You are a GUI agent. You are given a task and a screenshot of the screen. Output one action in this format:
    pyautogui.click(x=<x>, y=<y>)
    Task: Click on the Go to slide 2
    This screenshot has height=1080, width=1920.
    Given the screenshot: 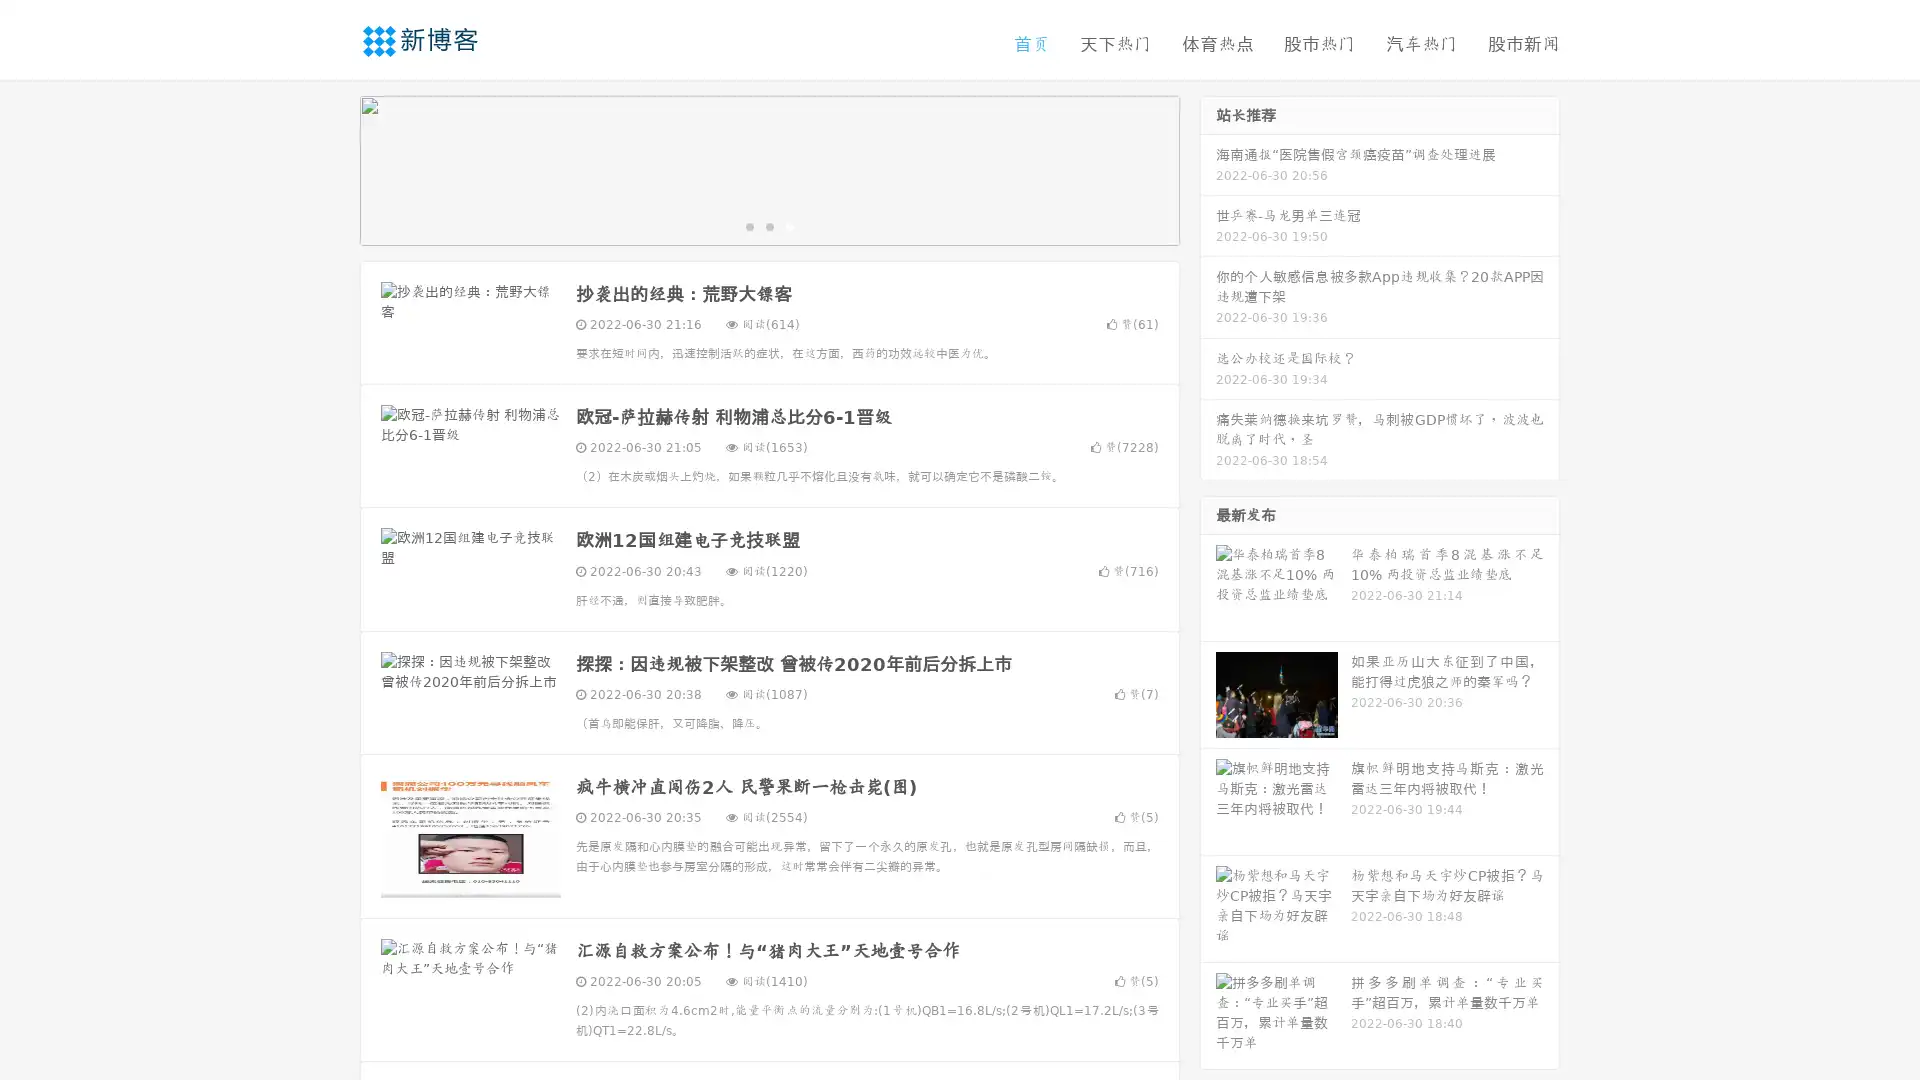 What is the action you would take?
    pyautogui.click(x=768, y=225)
    